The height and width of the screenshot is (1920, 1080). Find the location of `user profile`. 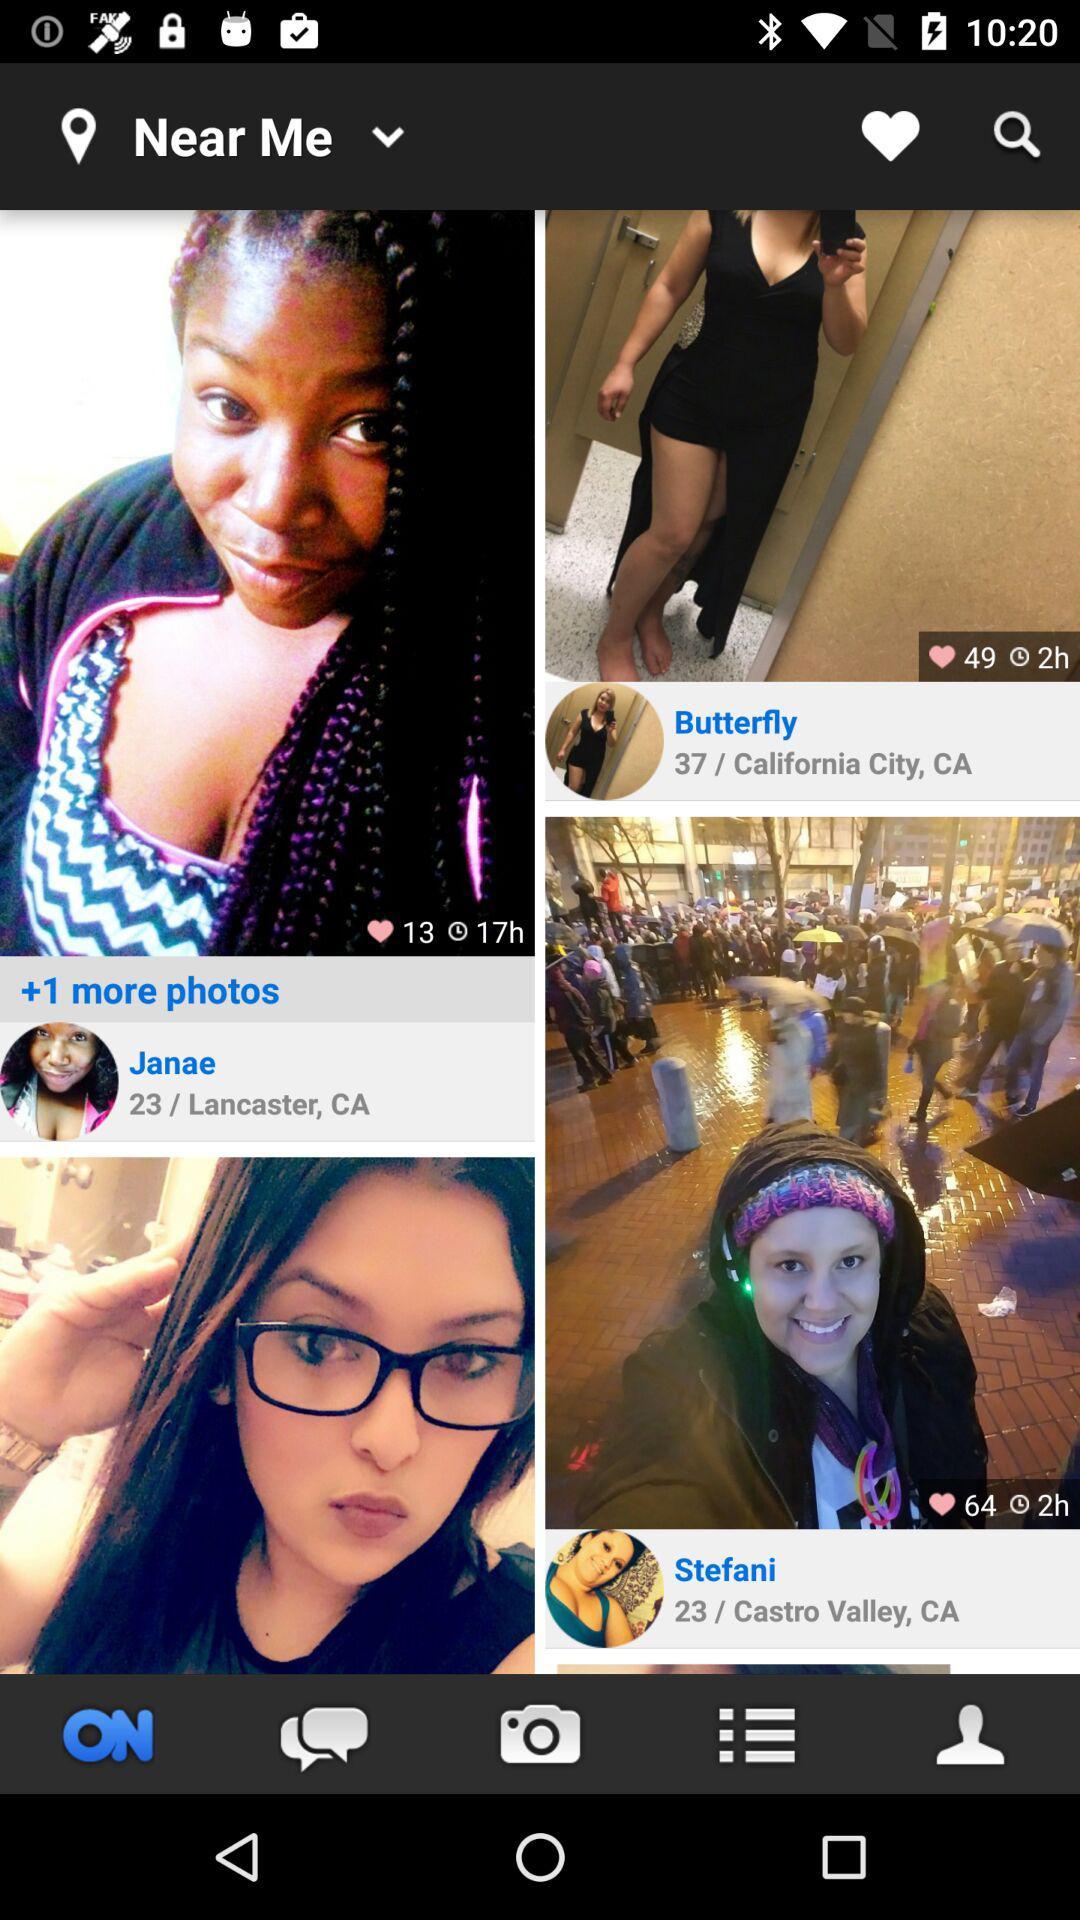

user profile is located at coordinates (812, 444).